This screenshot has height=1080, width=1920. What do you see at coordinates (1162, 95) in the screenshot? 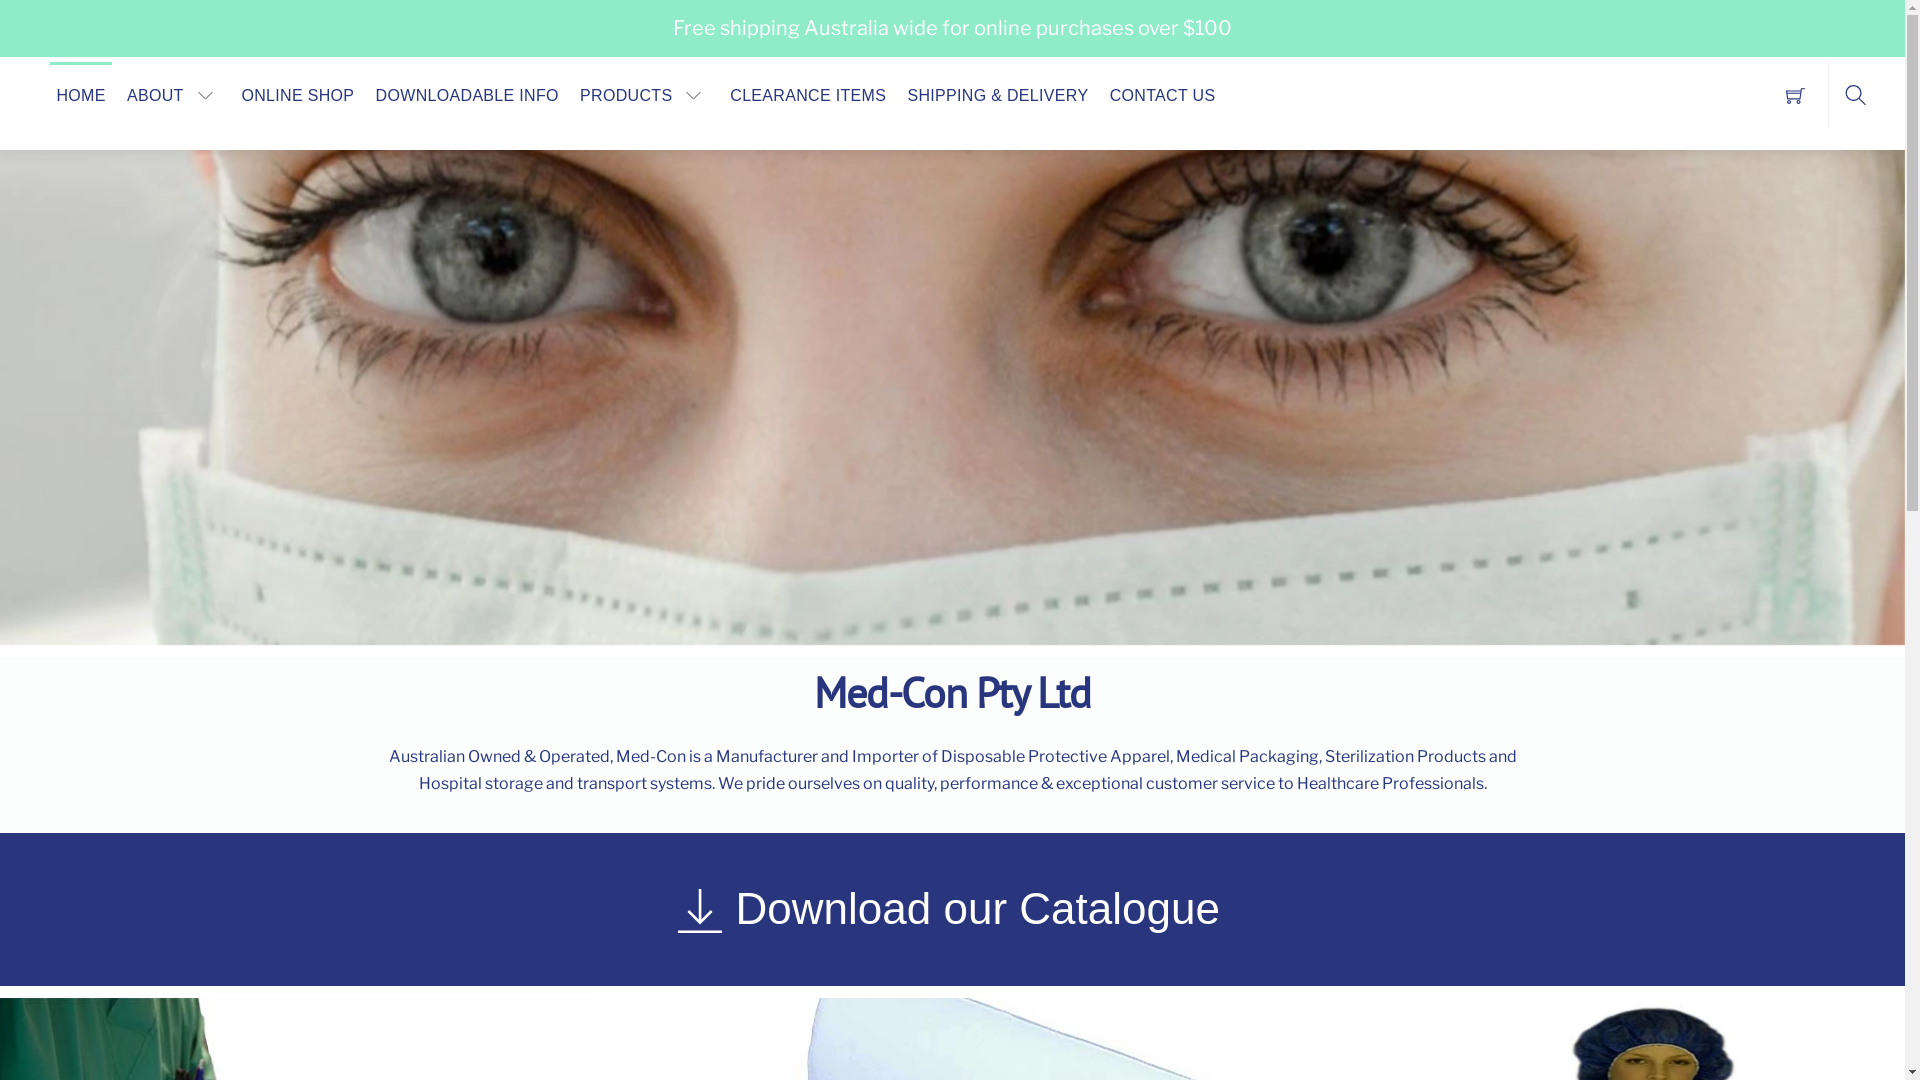
I see `'CONTACT US'` at bounding box center [1162, 95].